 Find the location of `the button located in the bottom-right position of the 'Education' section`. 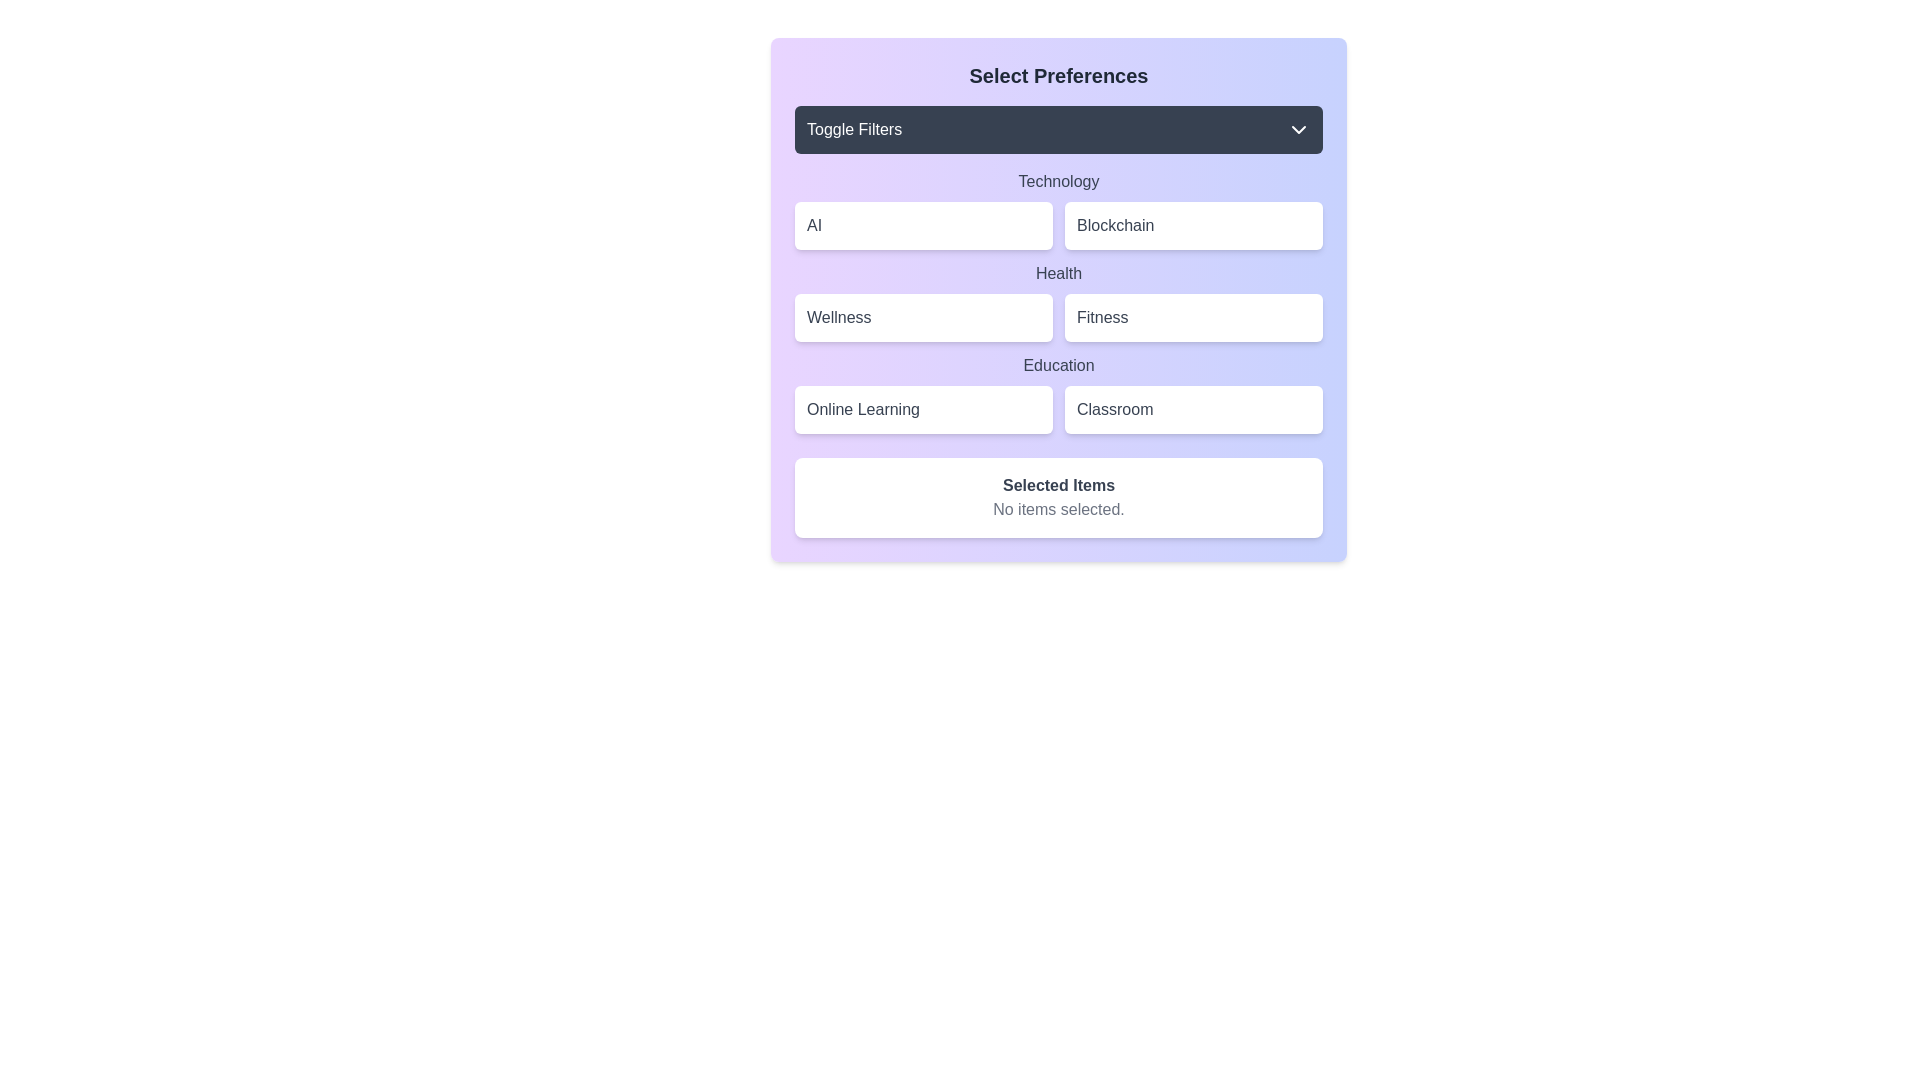

the button located in the bottom-right position of the 'Education' section is located at coordinates (1194, 408).